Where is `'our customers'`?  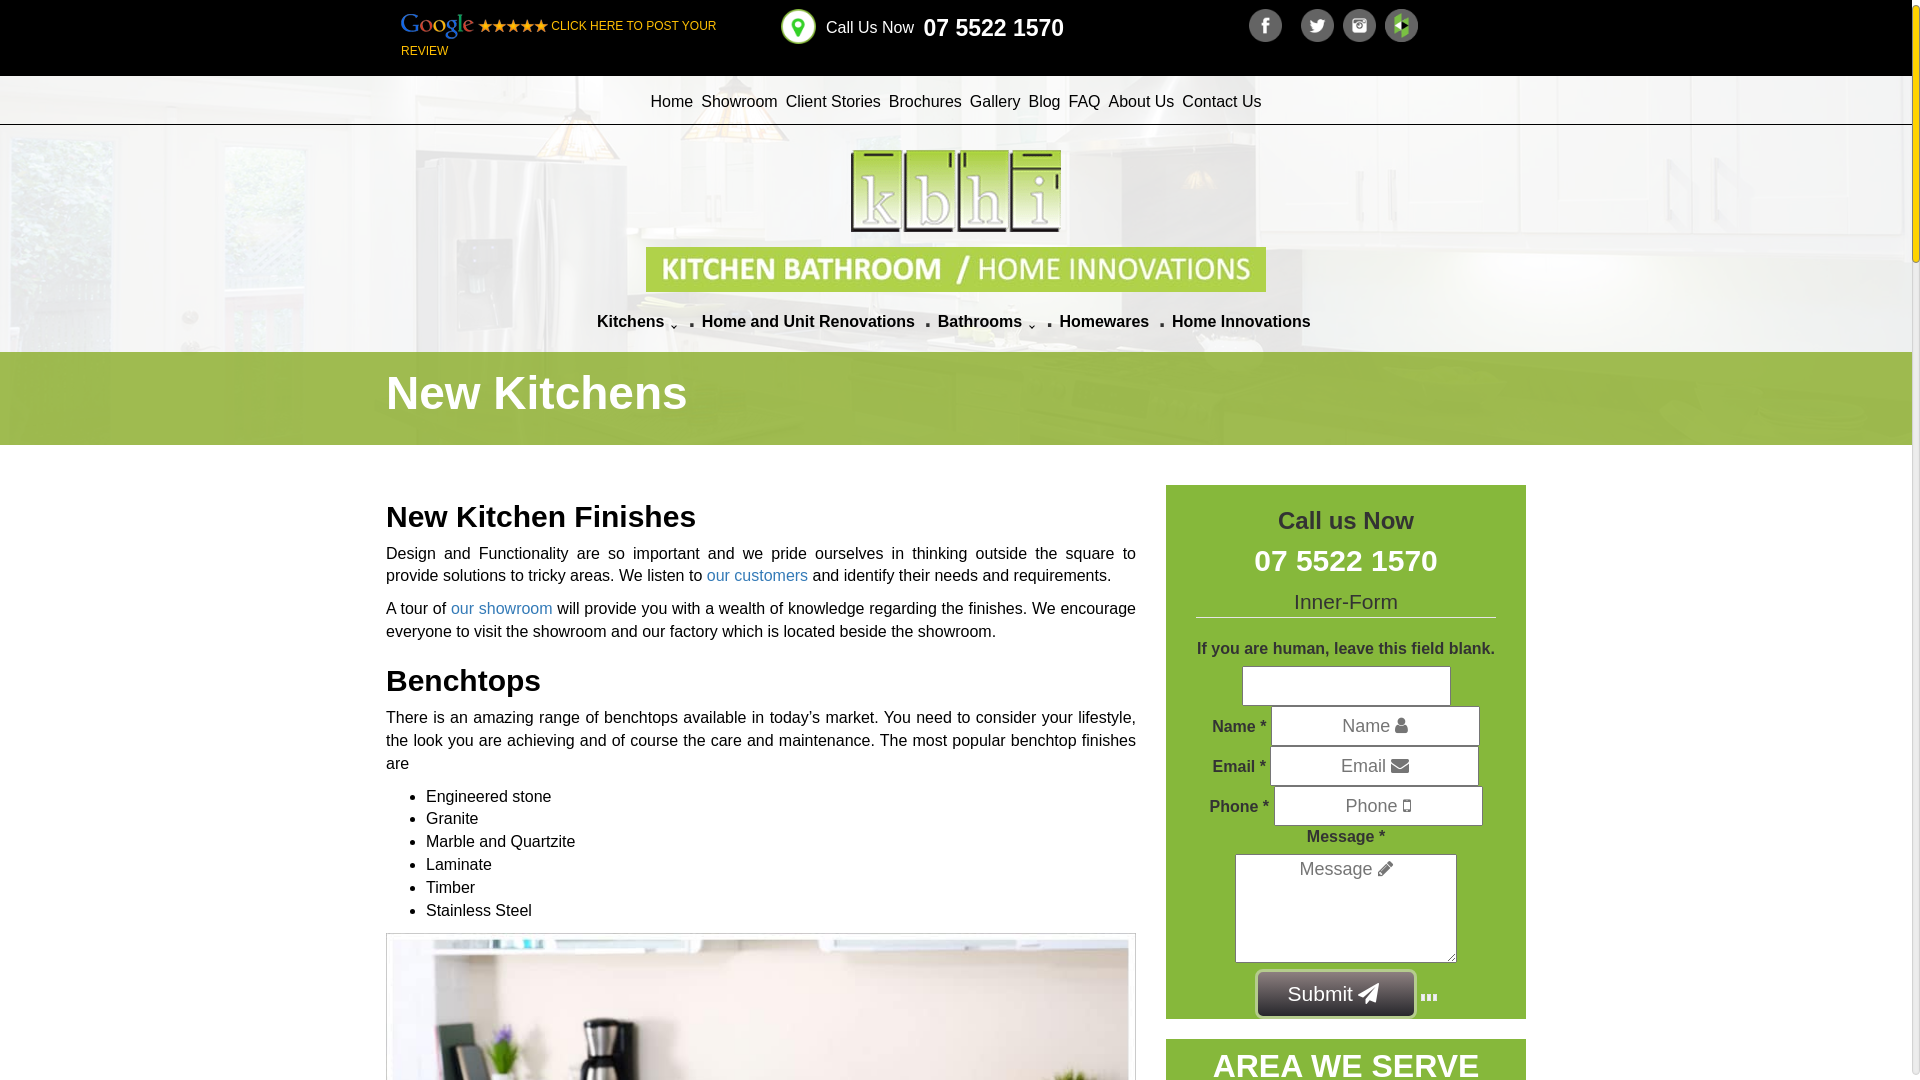
'our customers' is located at coordinates (756, 575).